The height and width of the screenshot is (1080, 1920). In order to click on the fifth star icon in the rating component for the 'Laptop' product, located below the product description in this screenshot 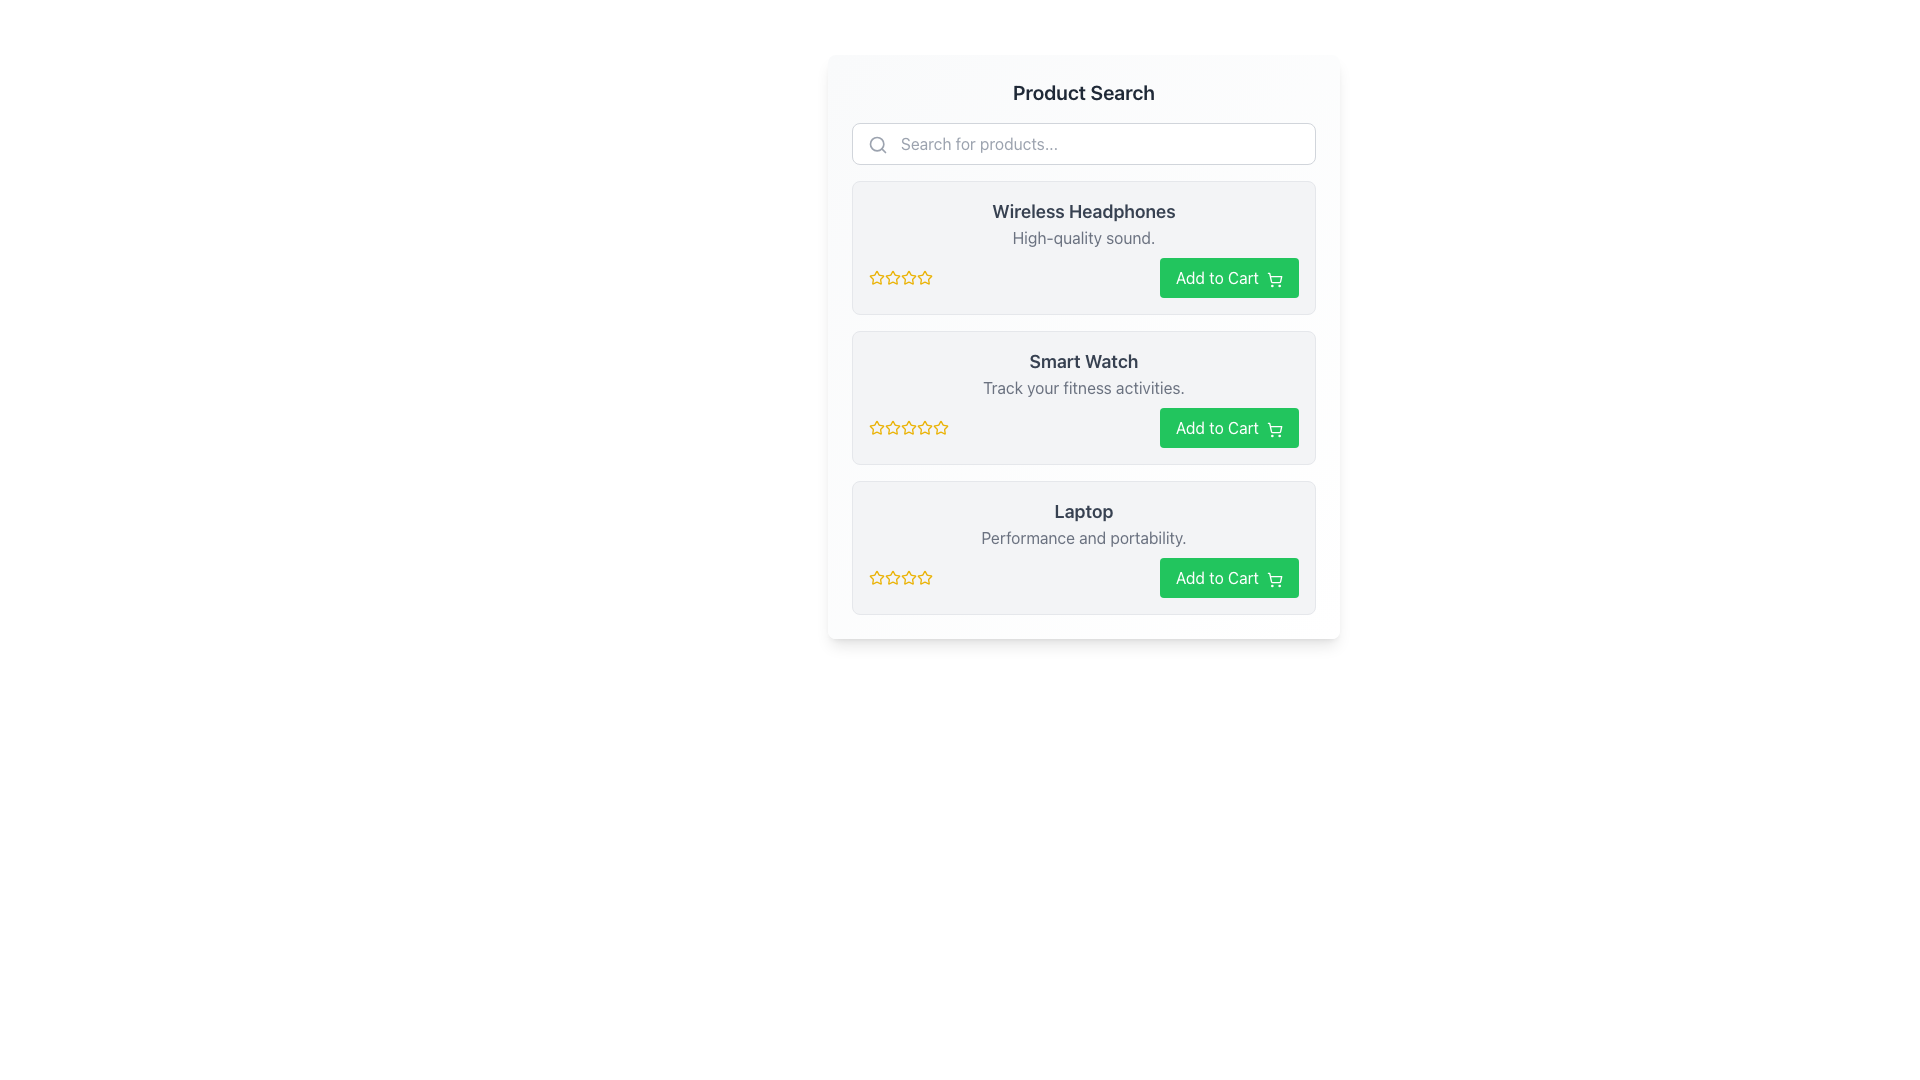, I will do `click(924, 578)`.